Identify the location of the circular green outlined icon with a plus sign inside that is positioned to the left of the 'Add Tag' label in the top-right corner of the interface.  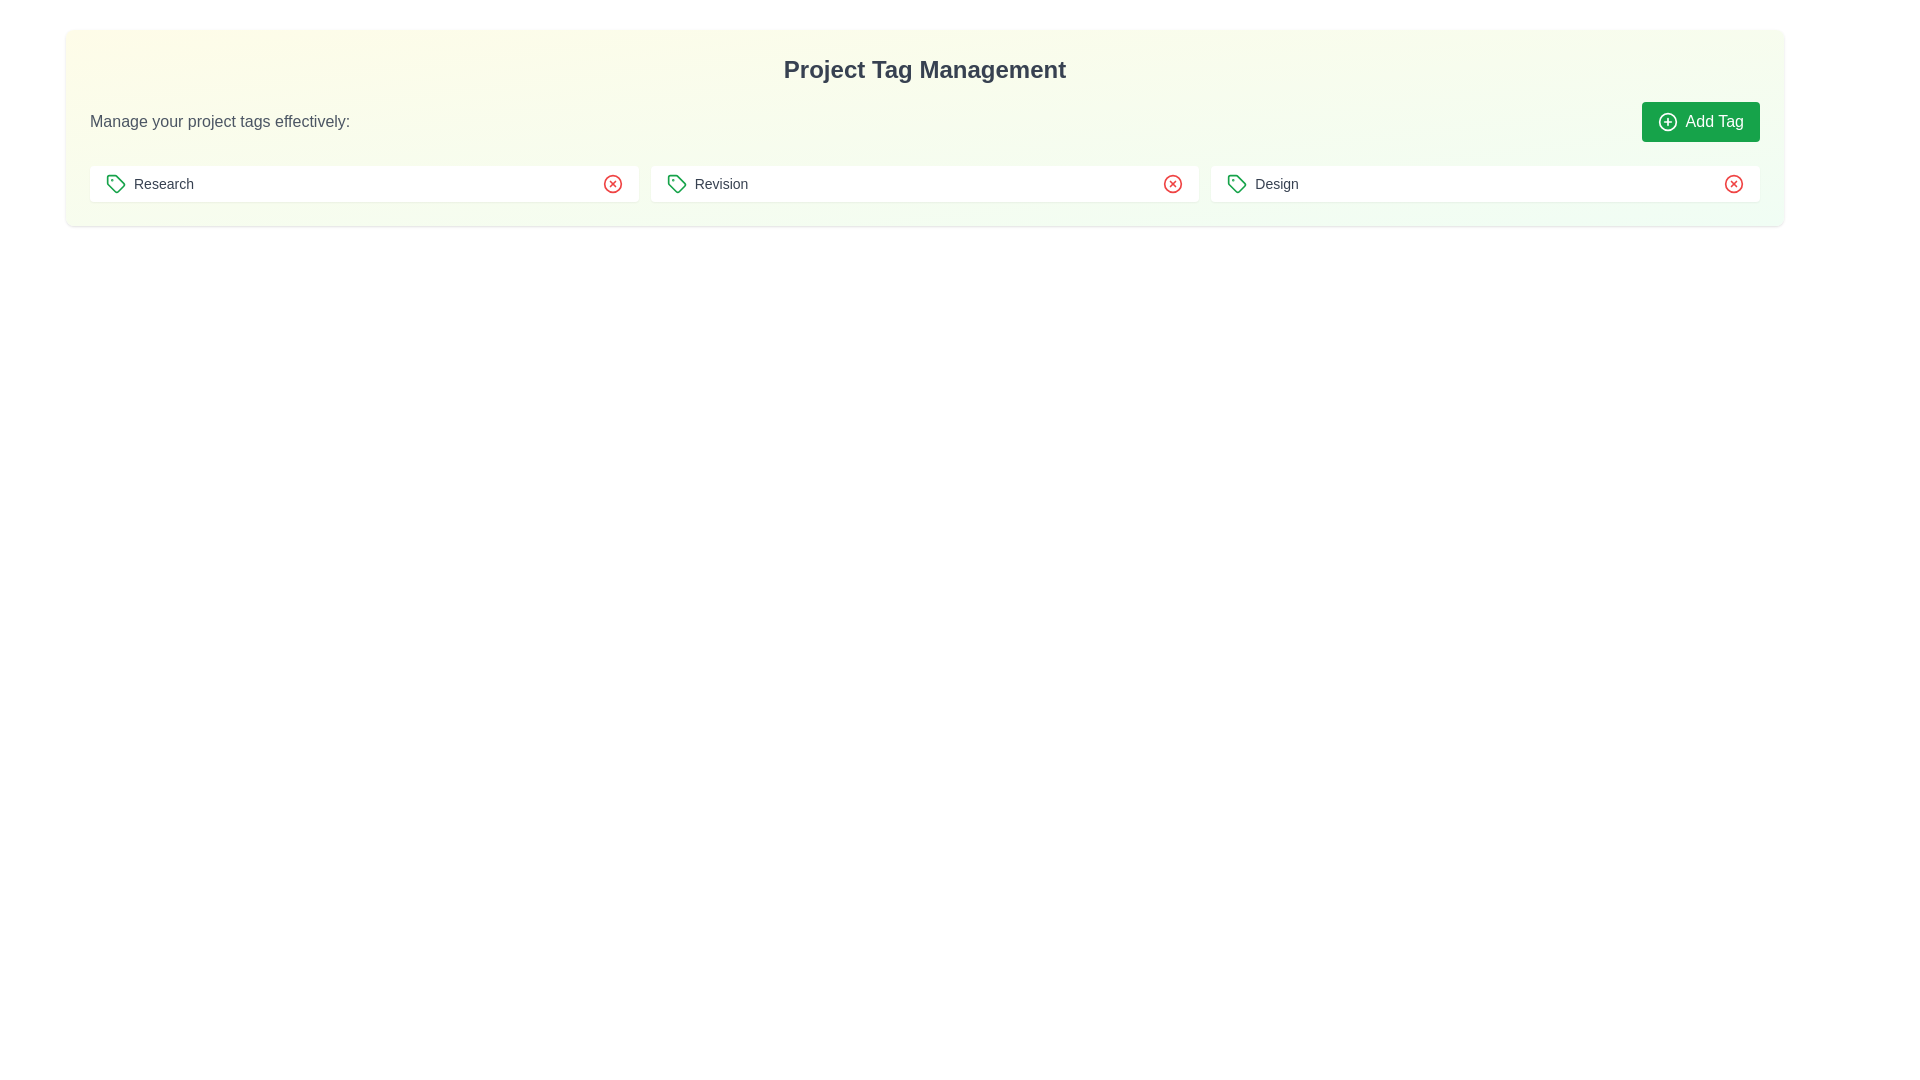
(1667, 122).